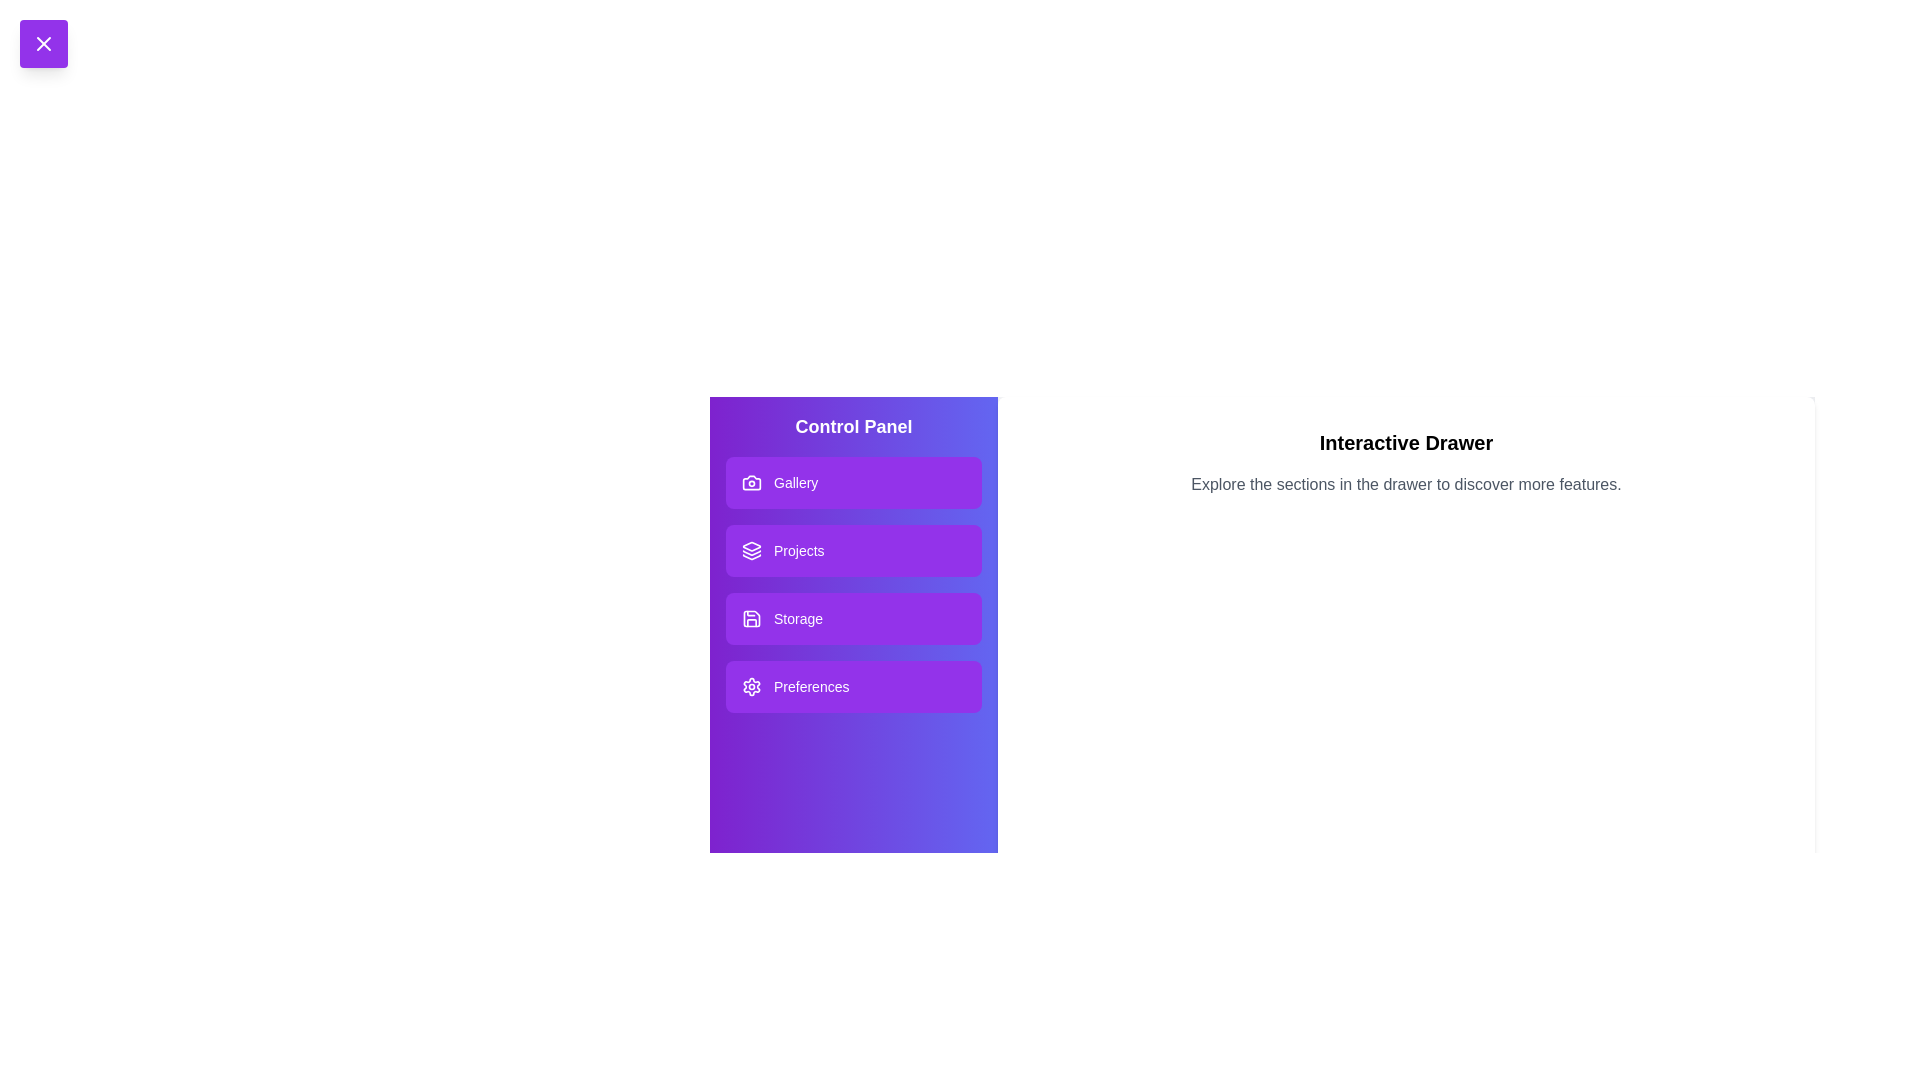 The height and width of the screenshot is (1080, 1920). What do you see at coordinates (854, 482) in the screenshot?
I see `the Gallery section in the drawer` at bounding box center [854, 482].